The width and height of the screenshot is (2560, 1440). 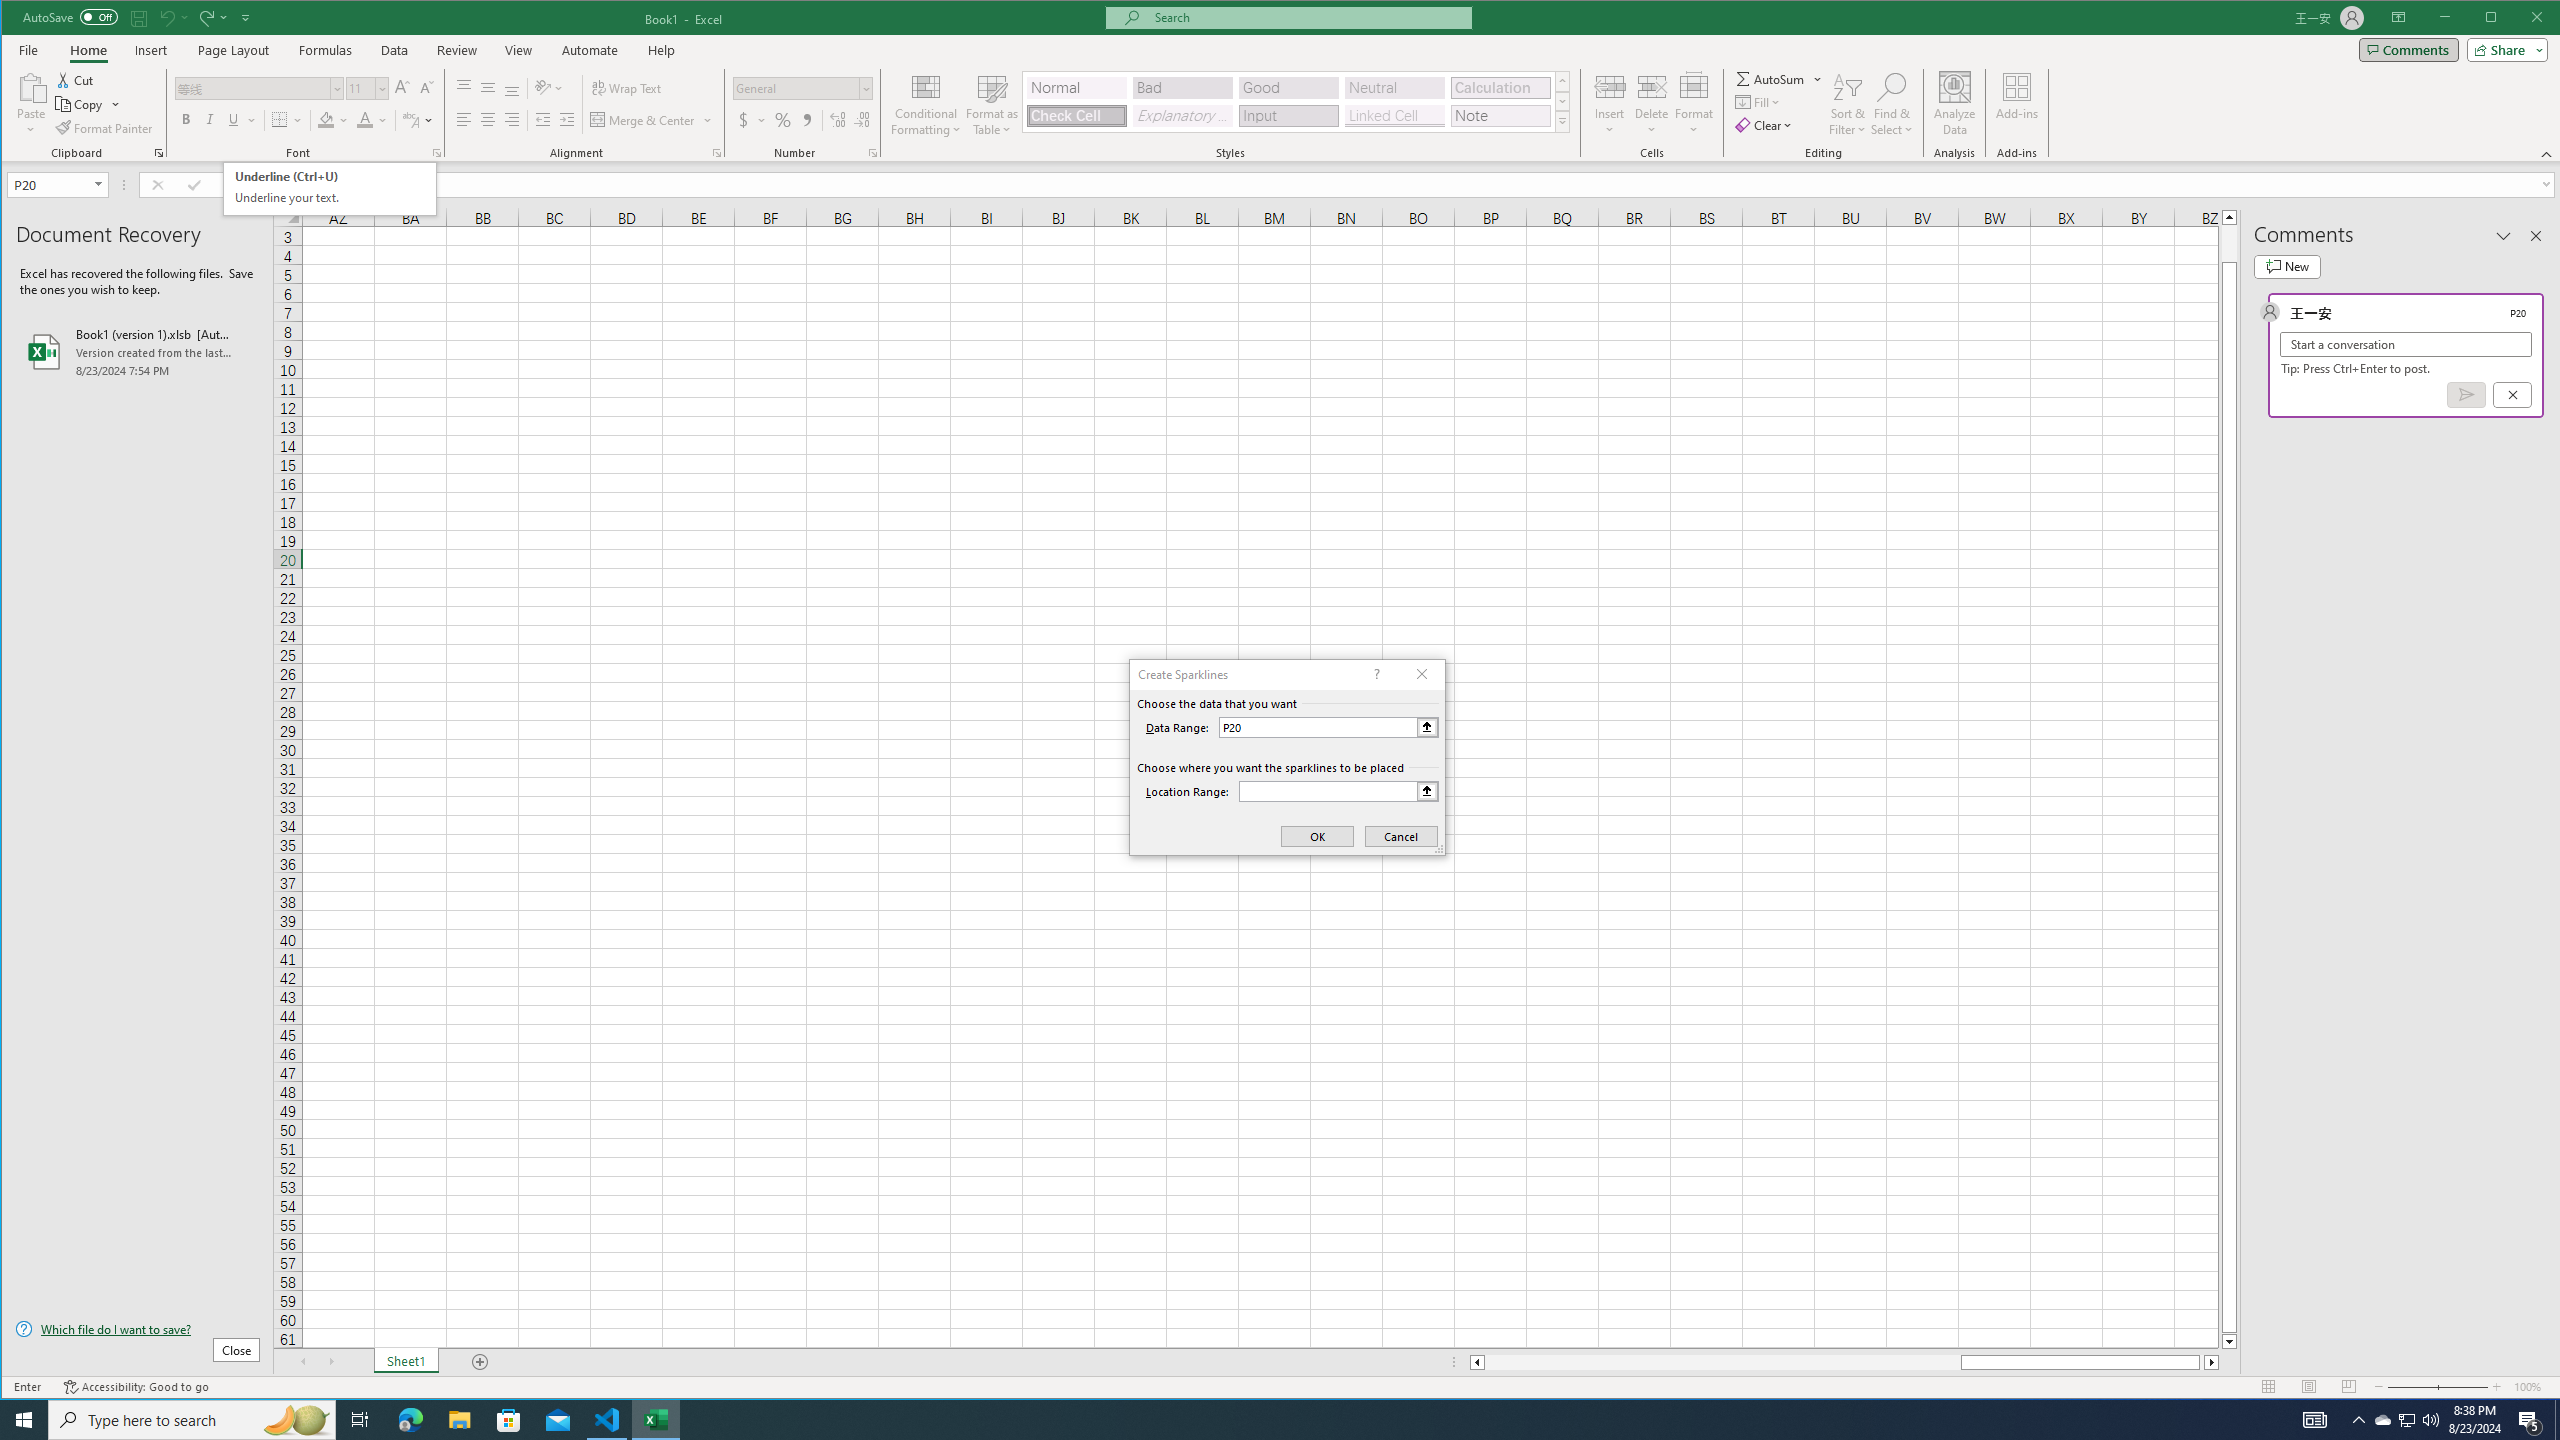 I want to click on 'Bad', so click(x=1182, y=87).